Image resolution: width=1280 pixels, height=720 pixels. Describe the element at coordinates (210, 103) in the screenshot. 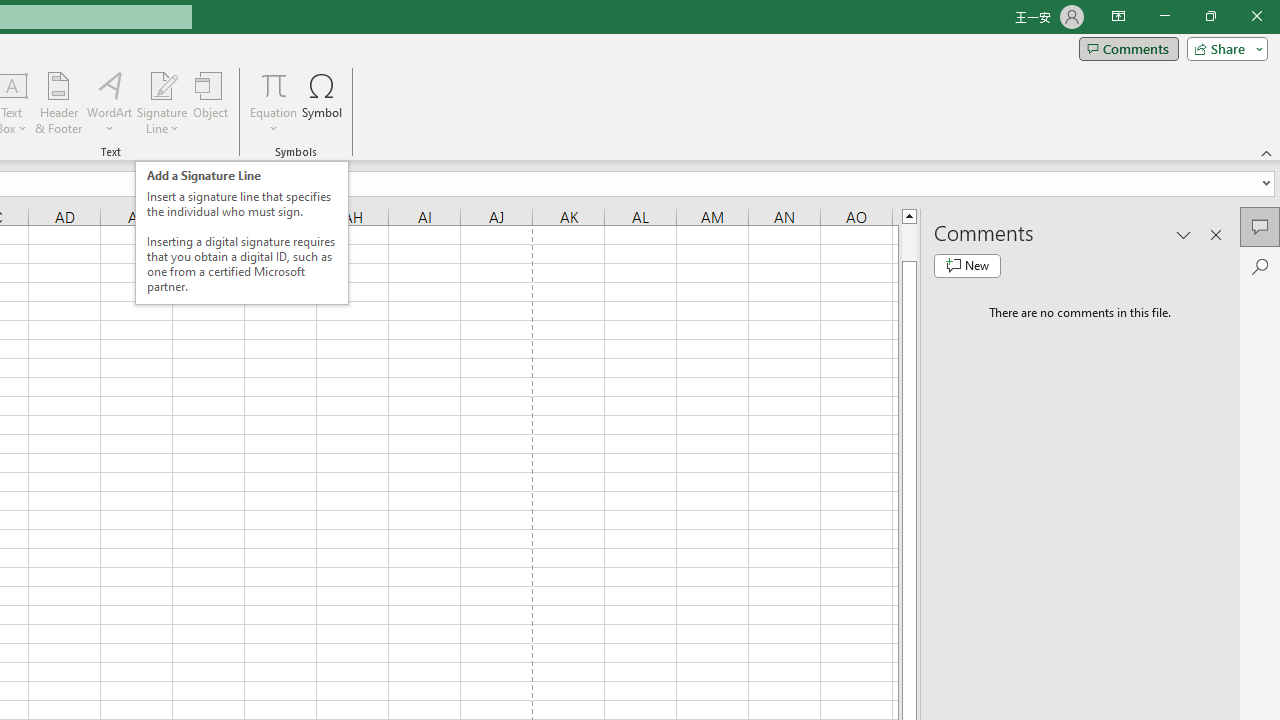

I see `'Object...'` at that location.